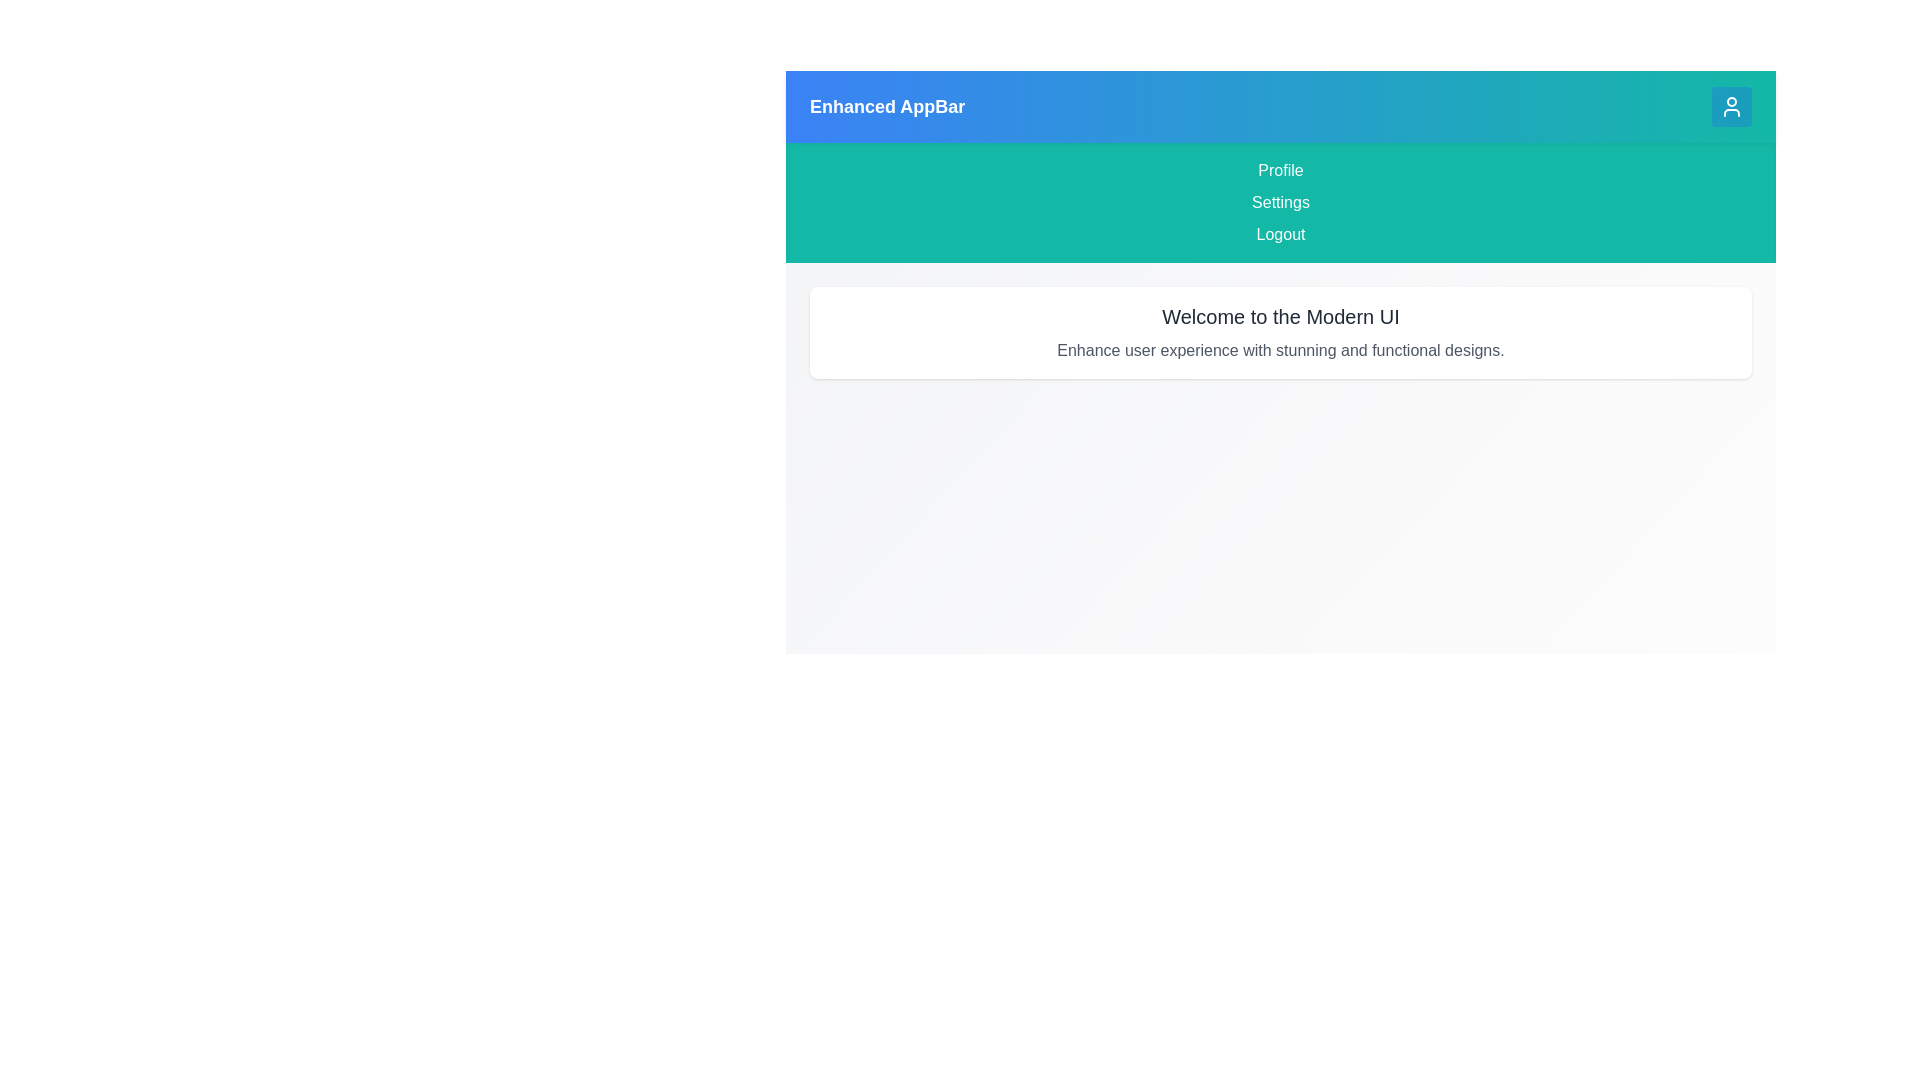  Describe the element at coordinates (1281, 169) in the screenshot. I see `the menu item Profile from the menu` at that location.